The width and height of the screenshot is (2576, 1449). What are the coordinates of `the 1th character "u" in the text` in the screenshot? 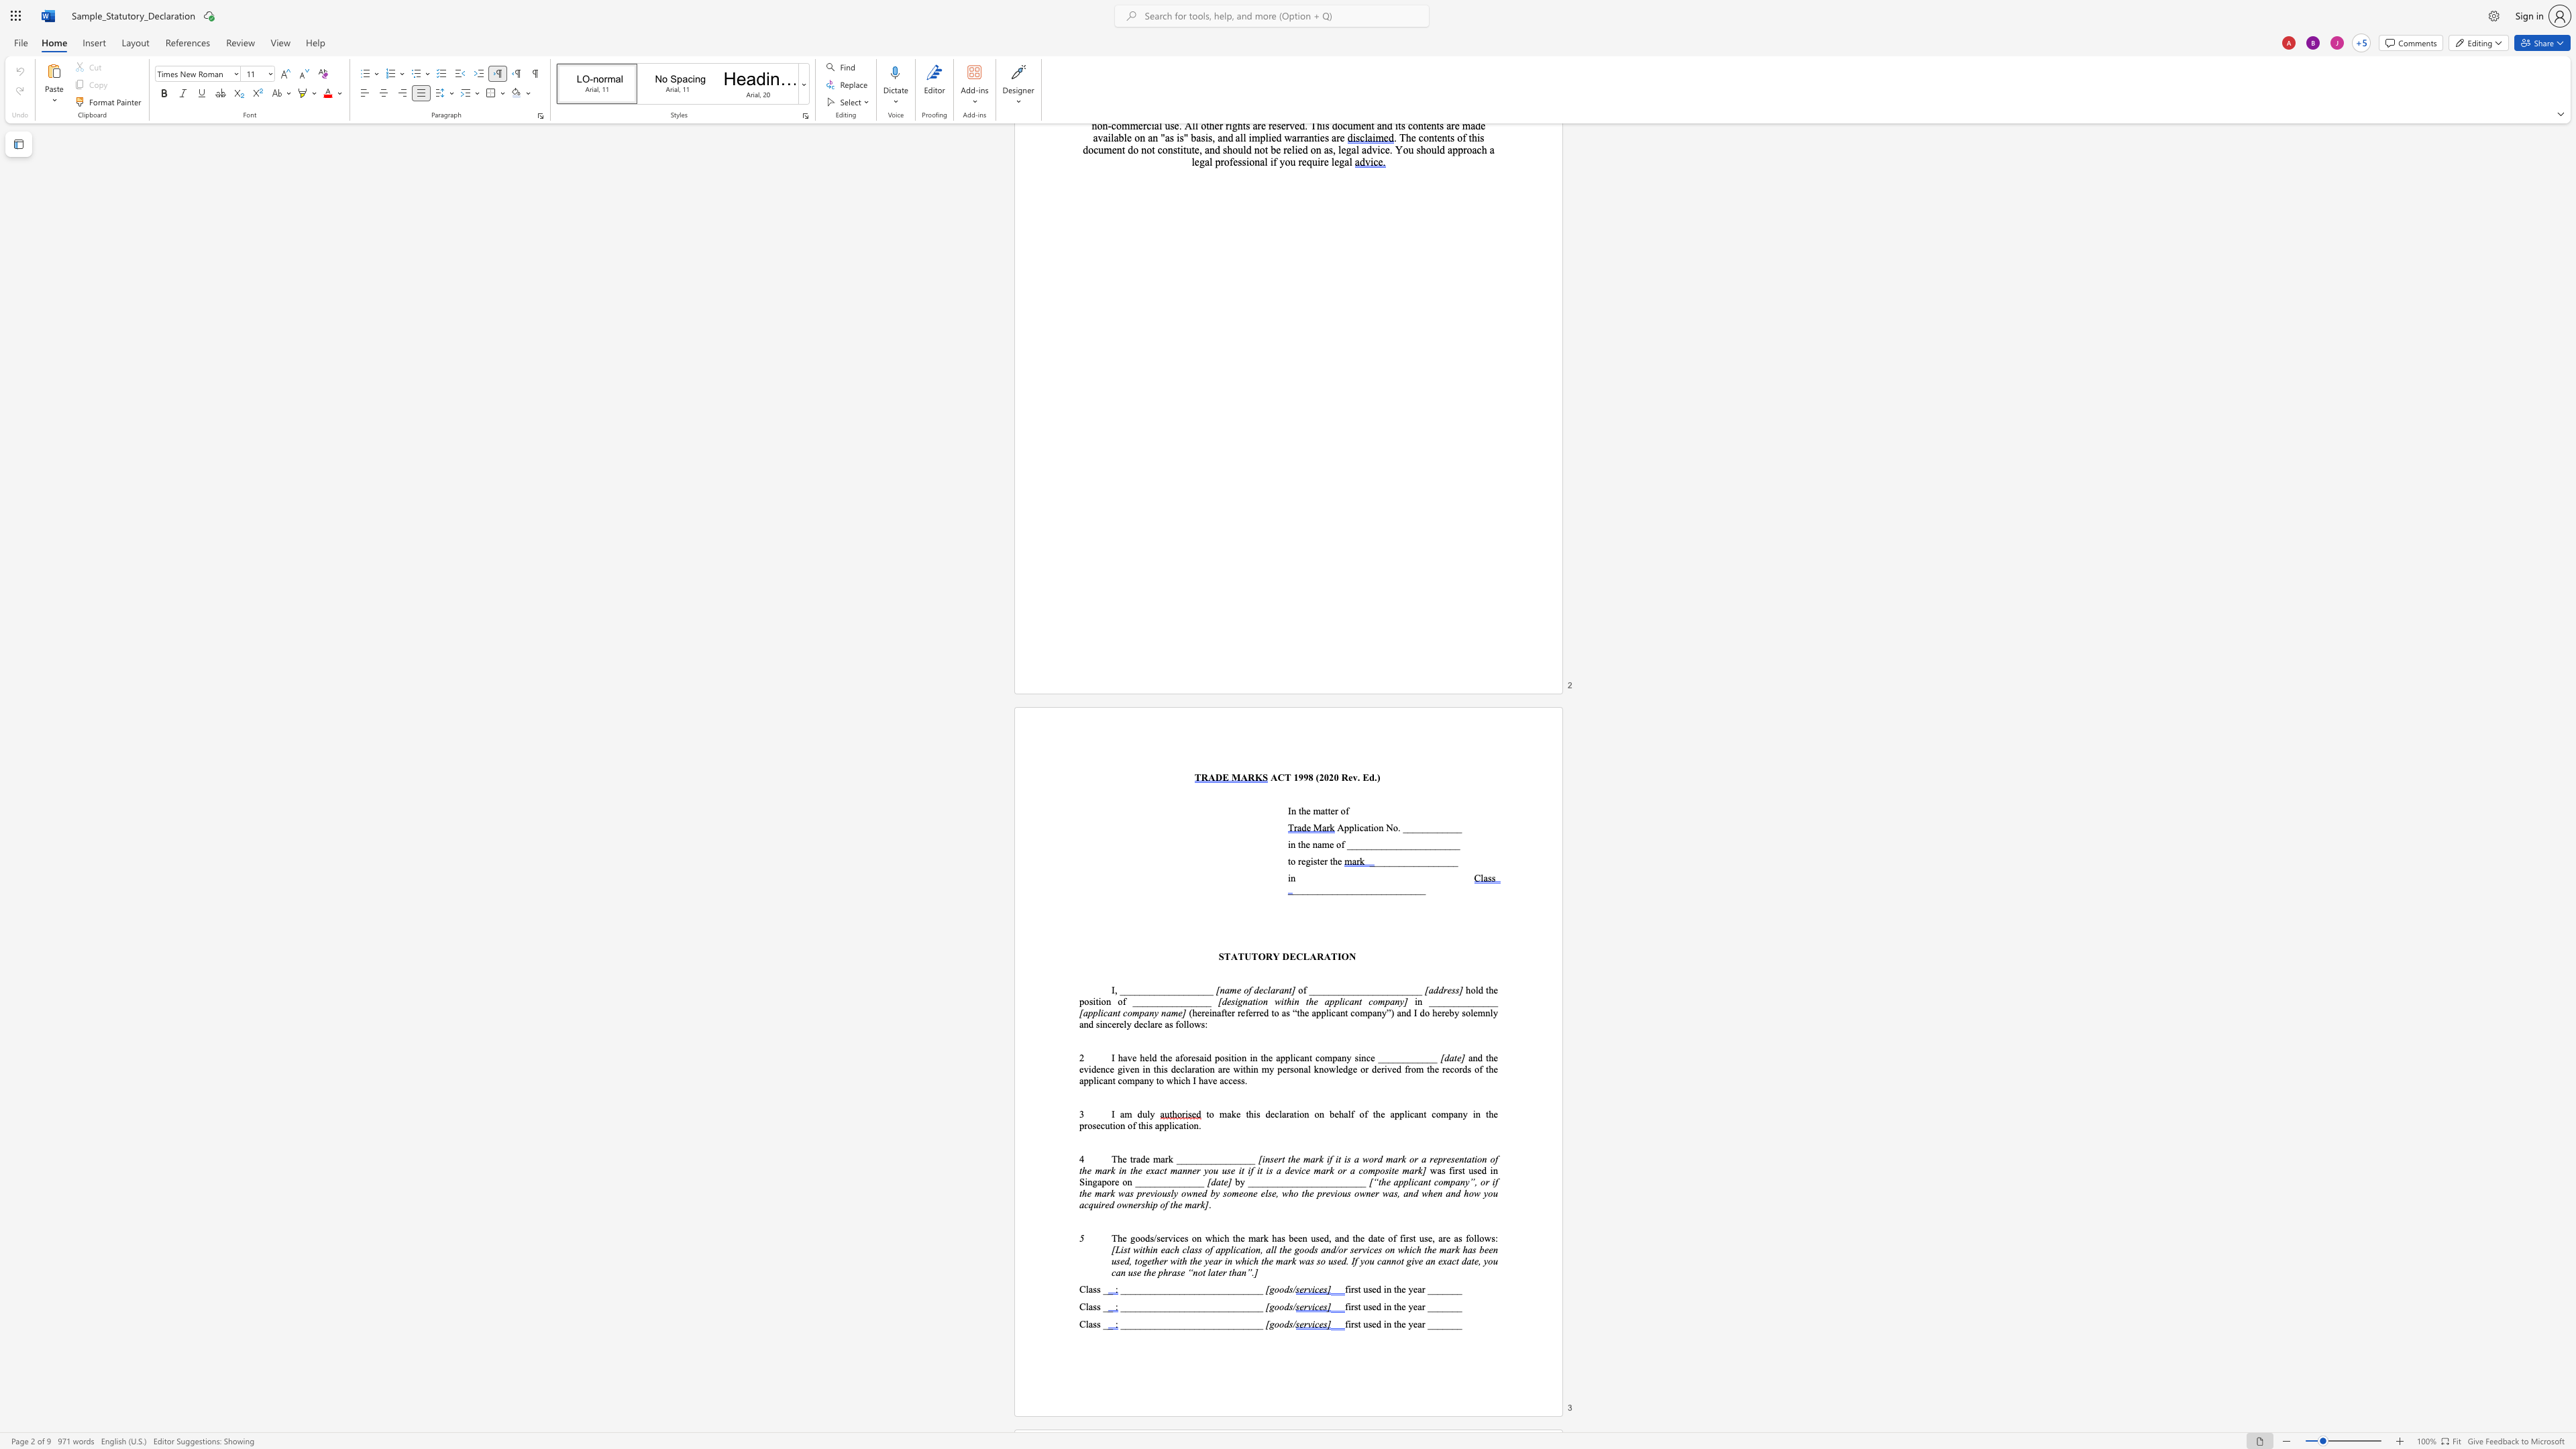 It's located at (1144, 1114).